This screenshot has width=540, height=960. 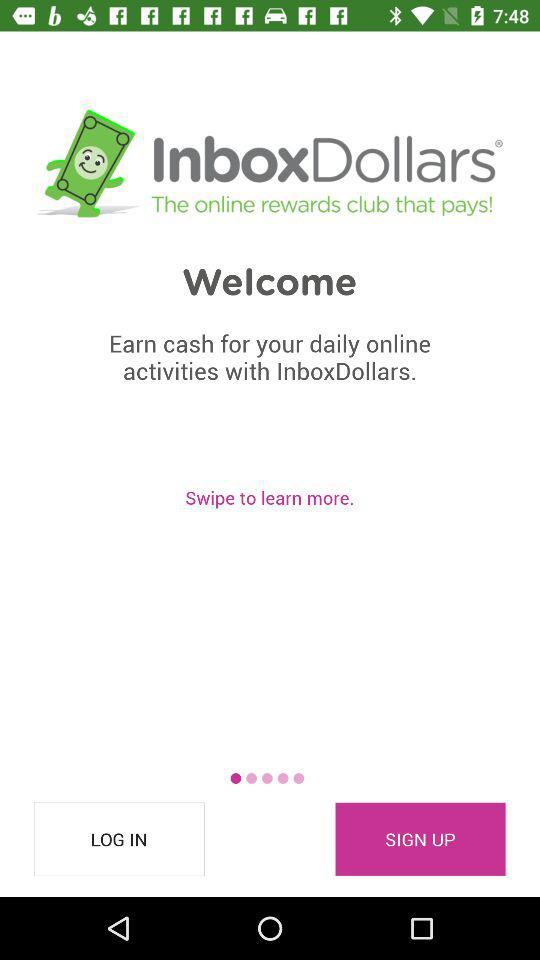 I want to click on item to the right of the log in icon, so click(x=419, y=839).